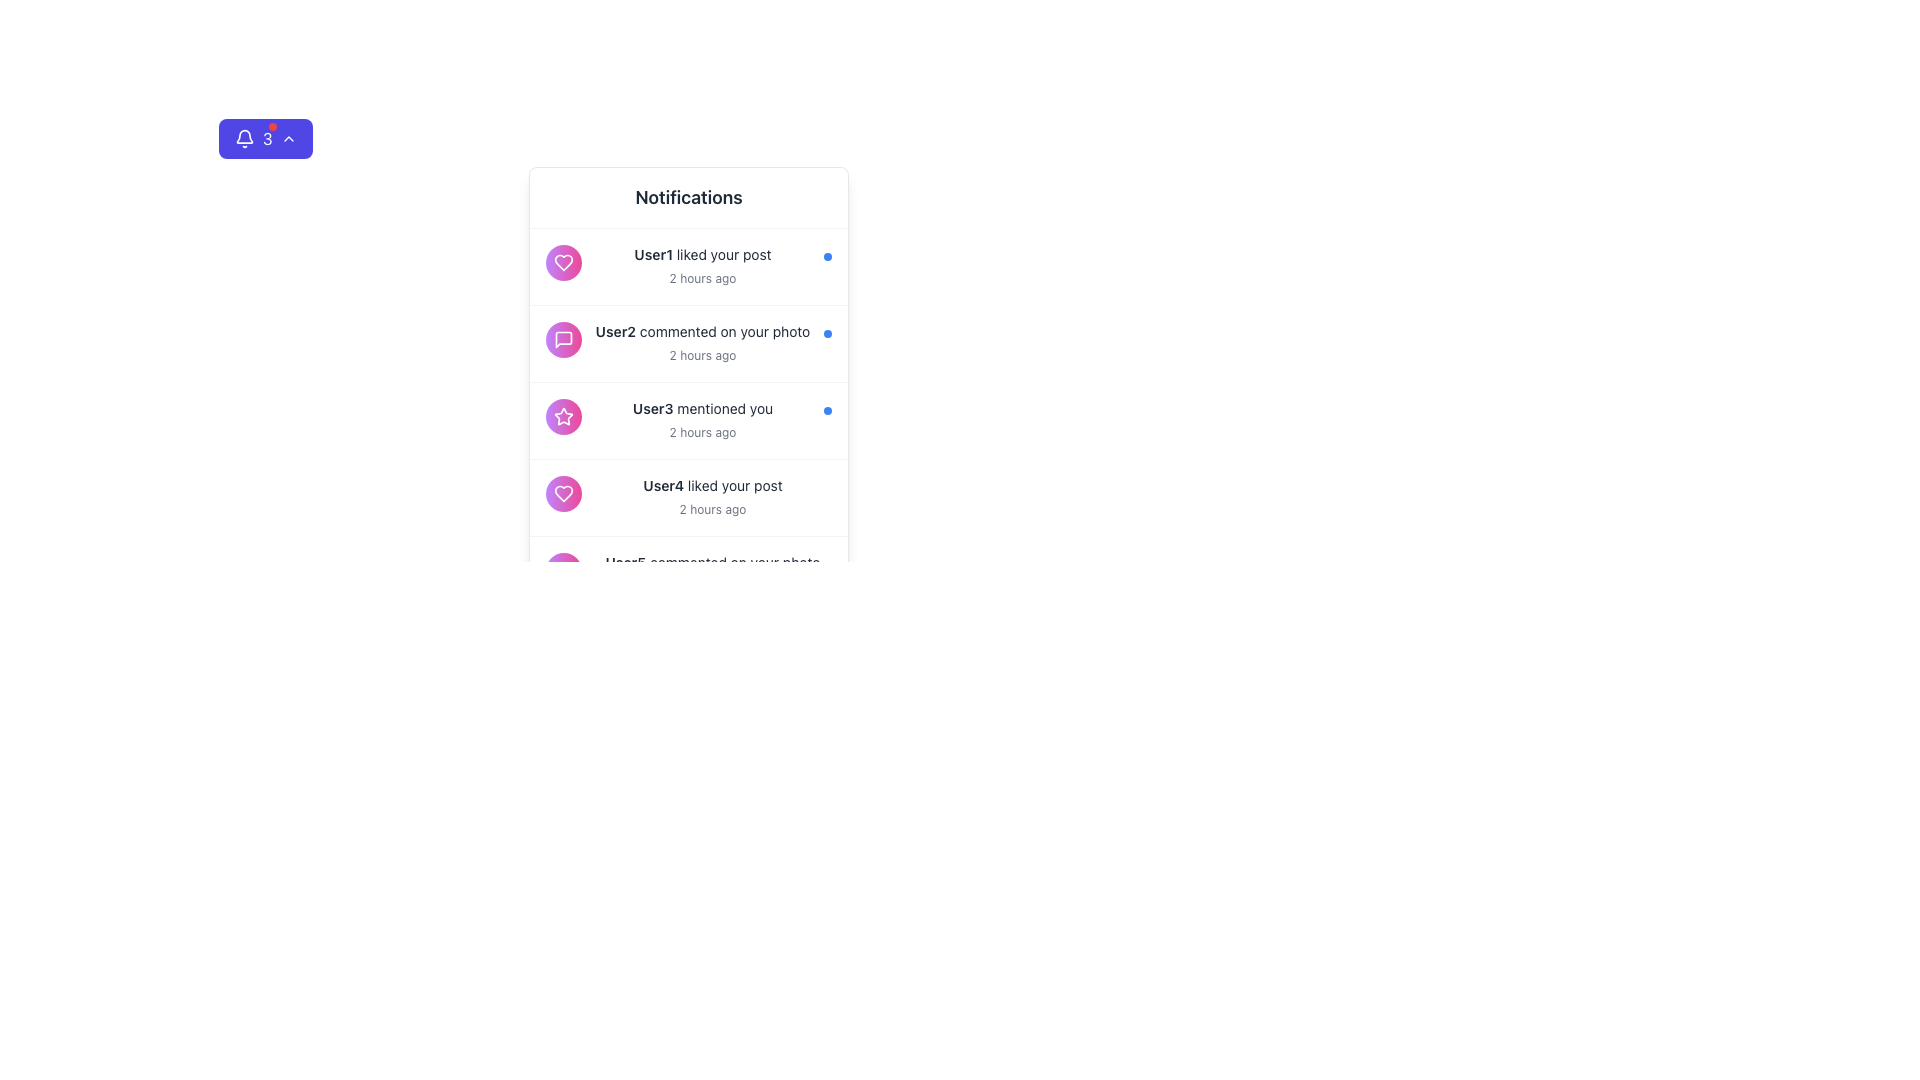 The image size is (1920, 1080). Describe the element at coordinates (689, 419) in the screenshot. I see `notification details from the scrollable list located midway within the notifications panel, below the heading and above the footer` at that location.